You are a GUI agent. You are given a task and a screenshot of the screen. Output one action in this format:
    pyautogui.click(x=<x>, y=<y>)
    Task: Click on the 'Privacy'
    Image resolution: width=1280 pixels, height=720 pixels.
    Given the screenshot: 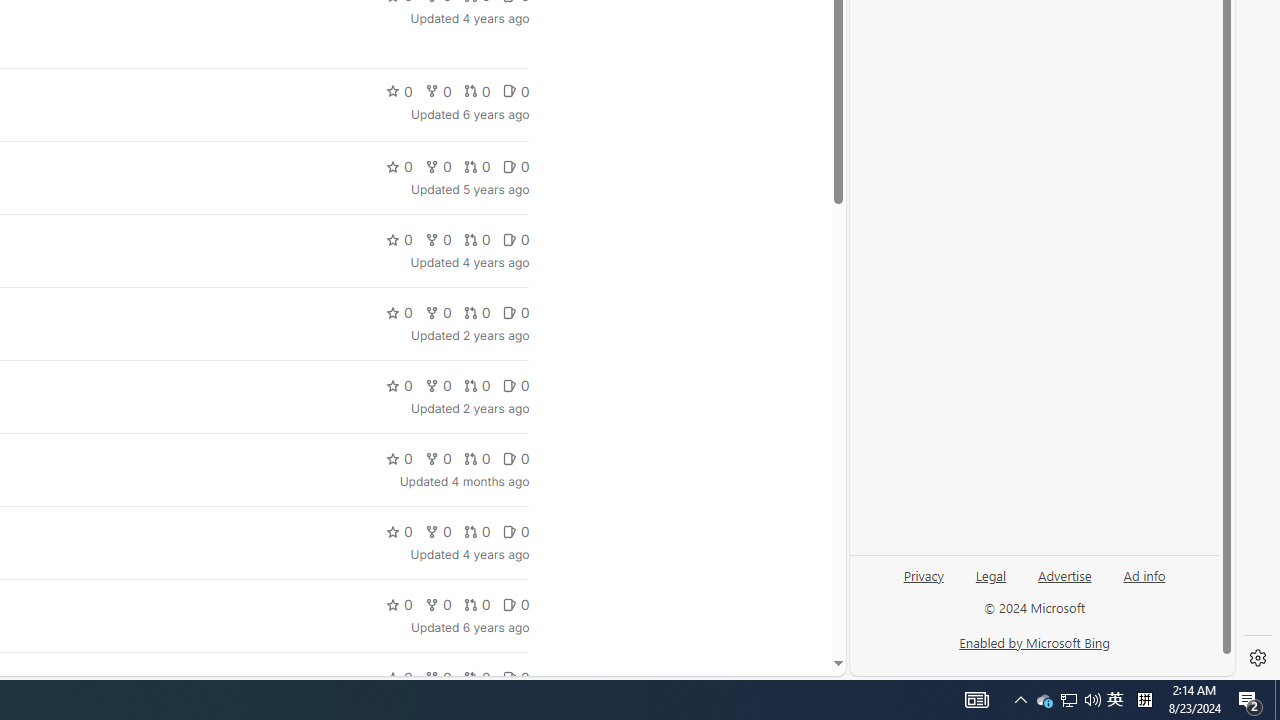 What is the action you would take?
    pyautogui.click(x=922, y=574)
    